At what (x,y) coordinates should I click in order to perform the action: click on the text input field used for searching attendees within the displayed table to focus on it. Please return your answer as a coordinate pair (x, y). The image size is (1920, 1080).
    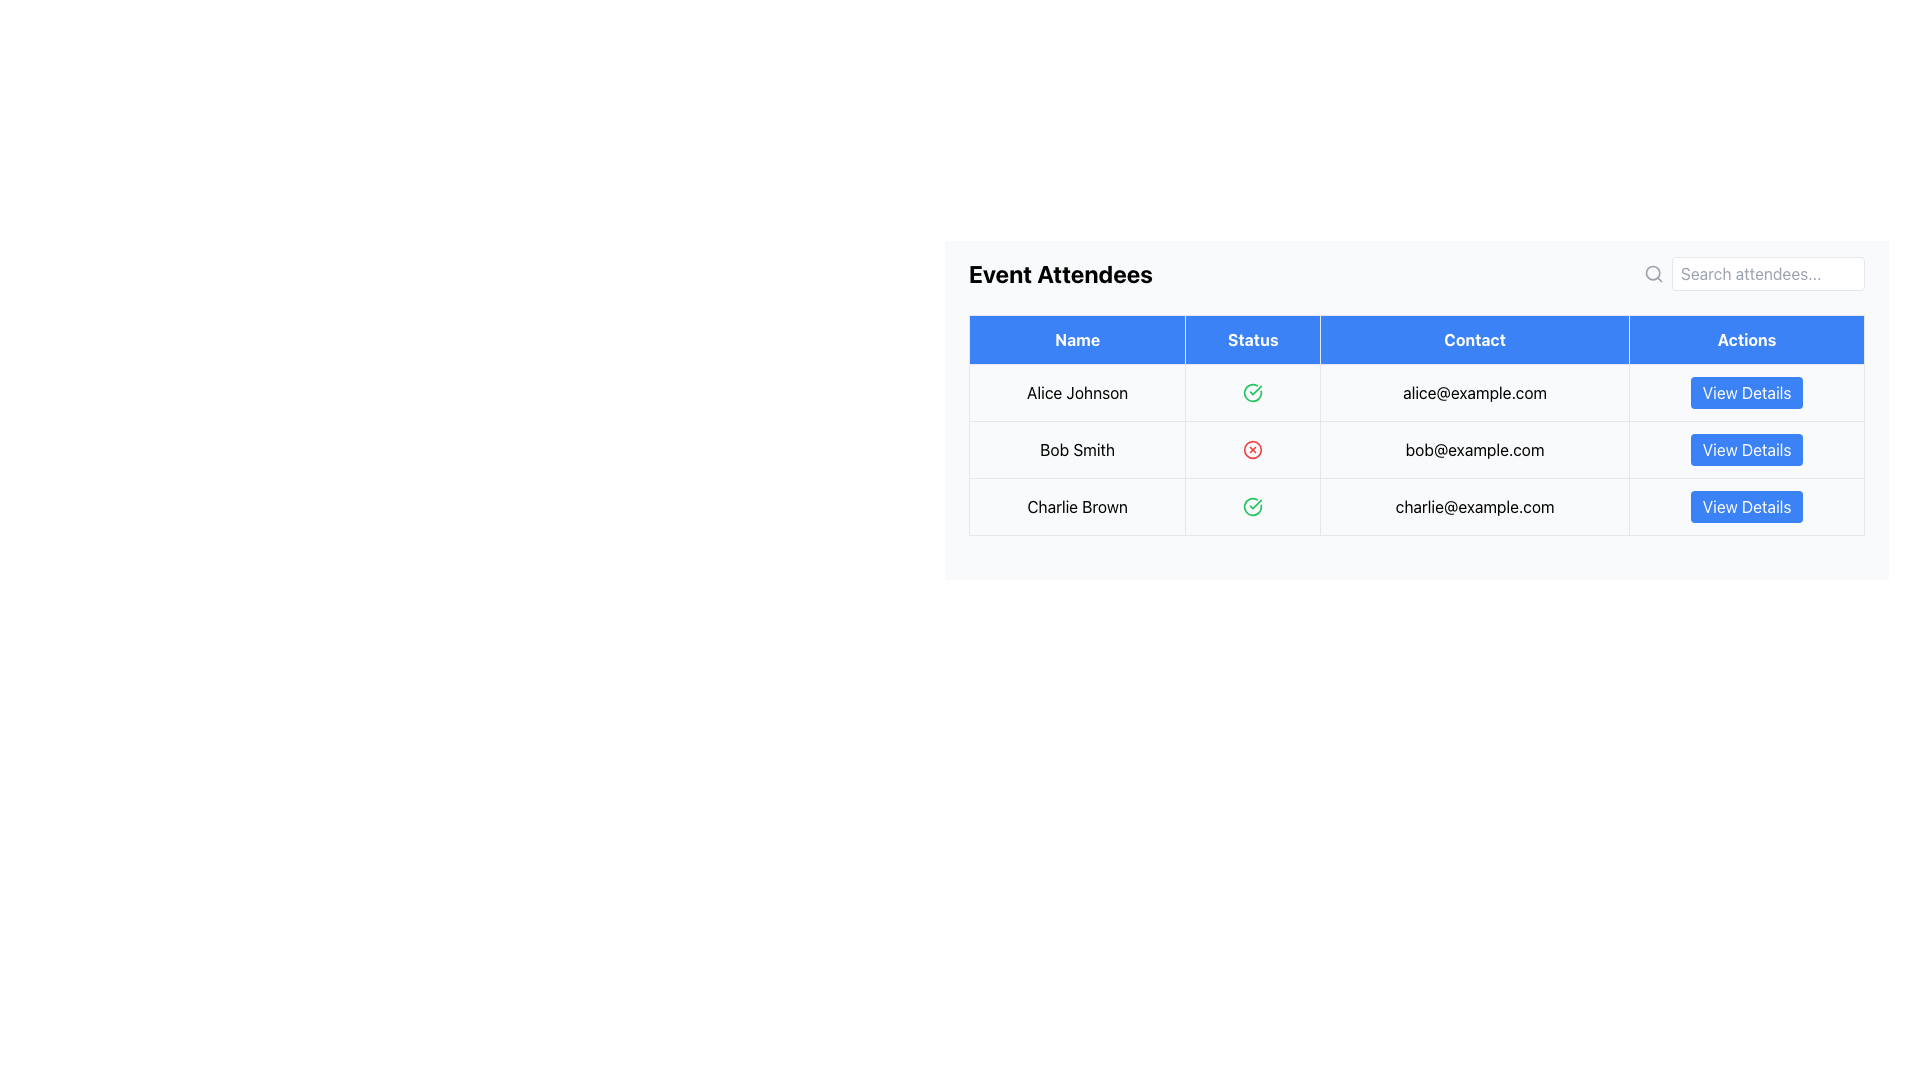
    Looking at the image, I should click on (1768, 273).